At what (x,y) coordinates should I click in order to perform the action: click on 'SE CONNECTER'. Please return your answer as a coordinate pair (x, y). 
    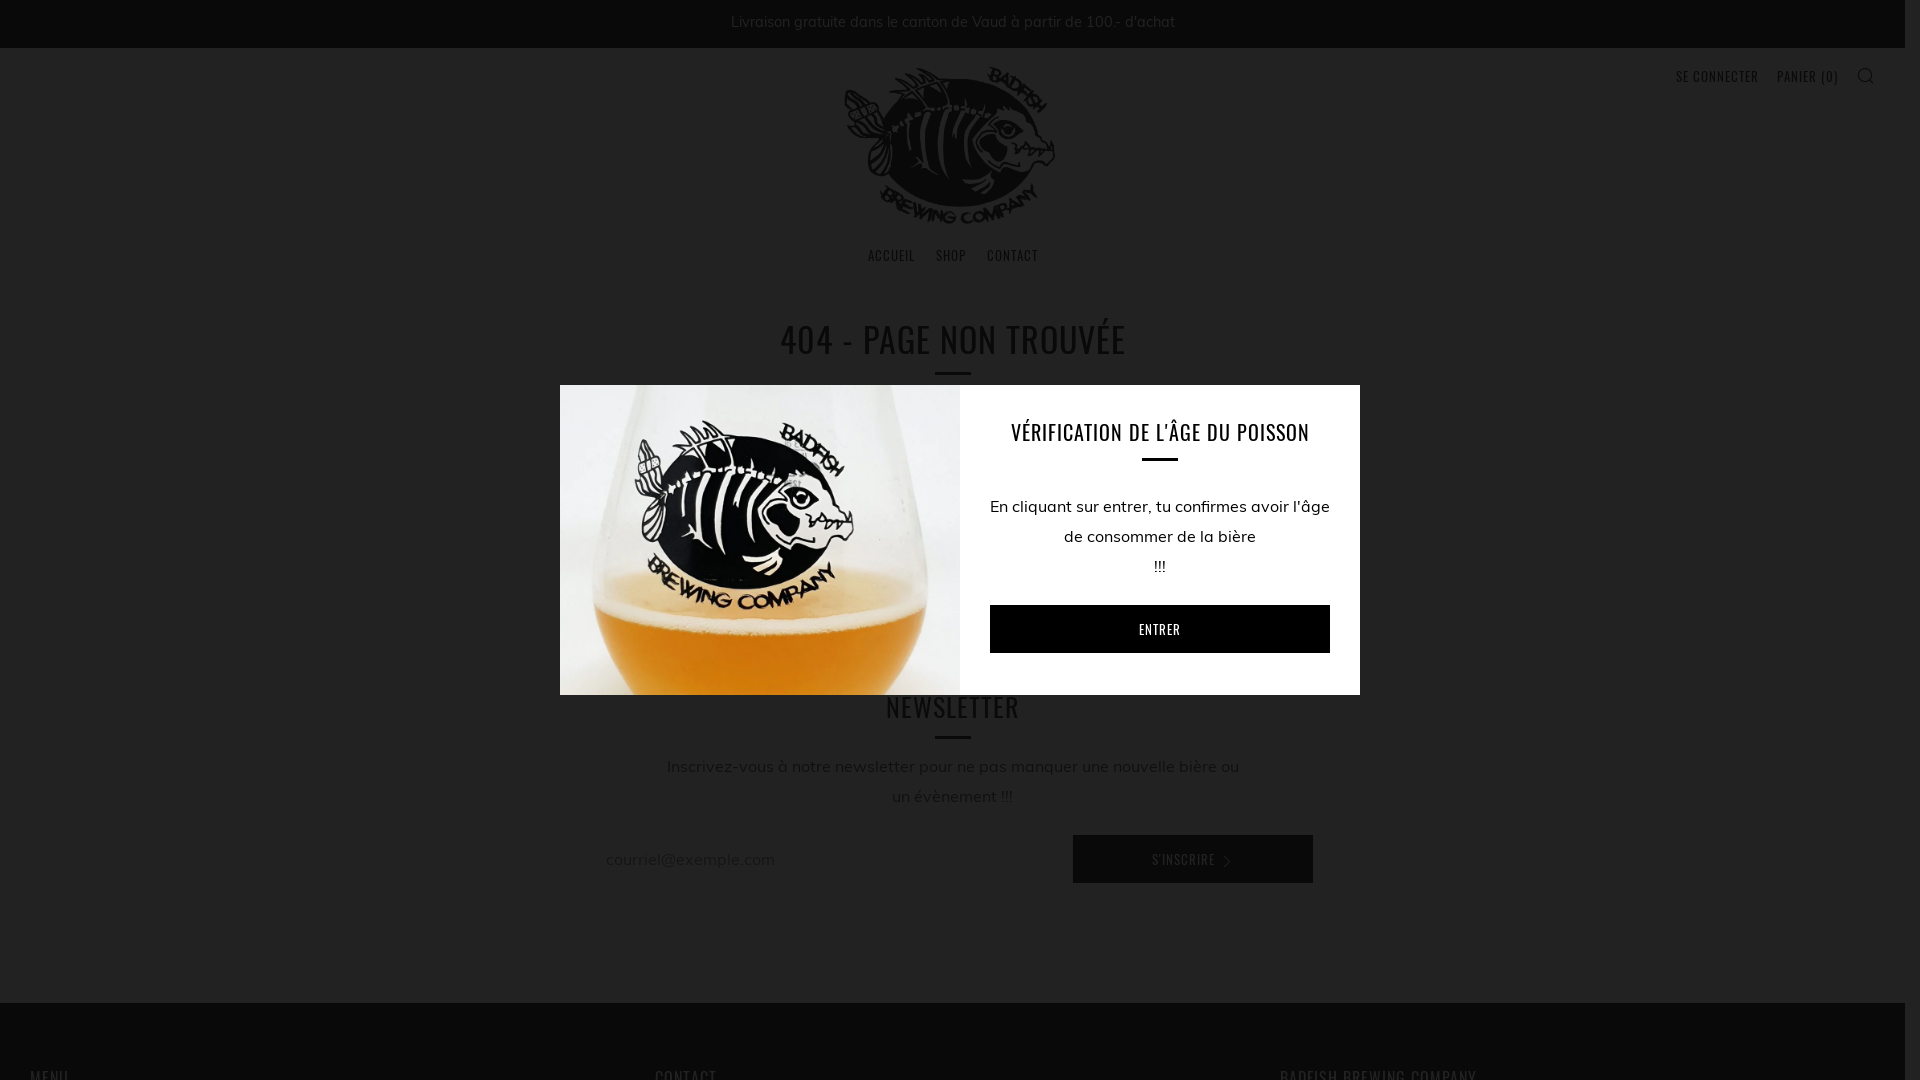
    Looking at the image, I should click on (1716, 75).